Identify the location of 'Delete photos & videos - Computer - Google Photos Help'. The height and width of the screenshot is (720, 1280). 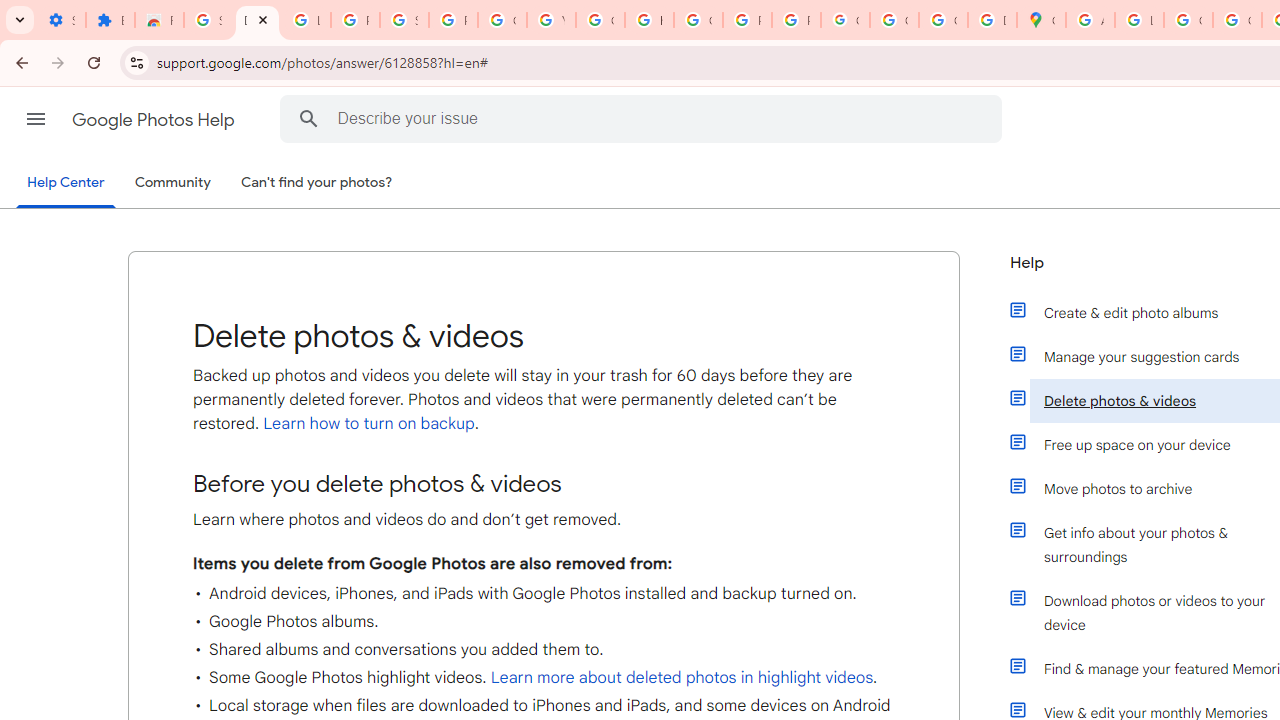
(256, 20).